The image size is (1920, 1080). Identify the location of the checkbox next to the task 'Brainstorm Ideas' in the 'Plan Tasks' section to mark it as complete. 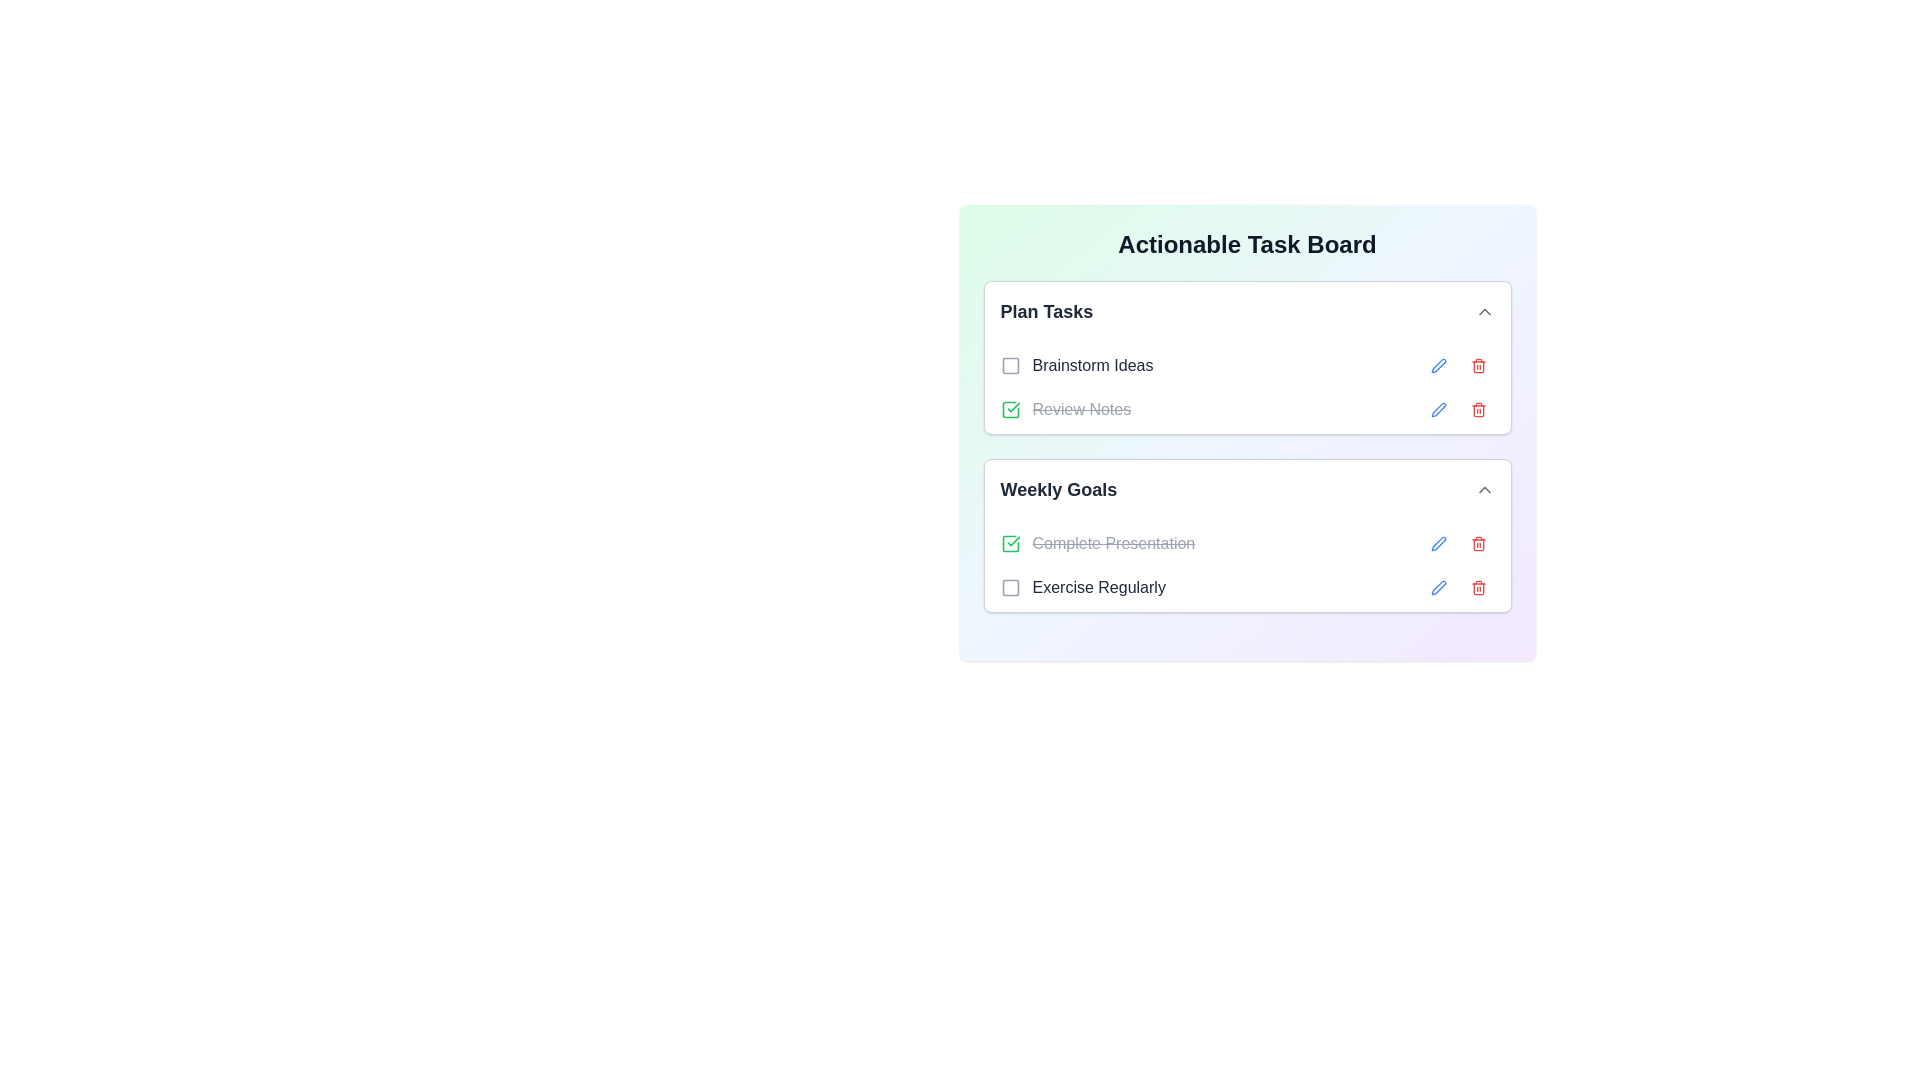
(1075, 366).